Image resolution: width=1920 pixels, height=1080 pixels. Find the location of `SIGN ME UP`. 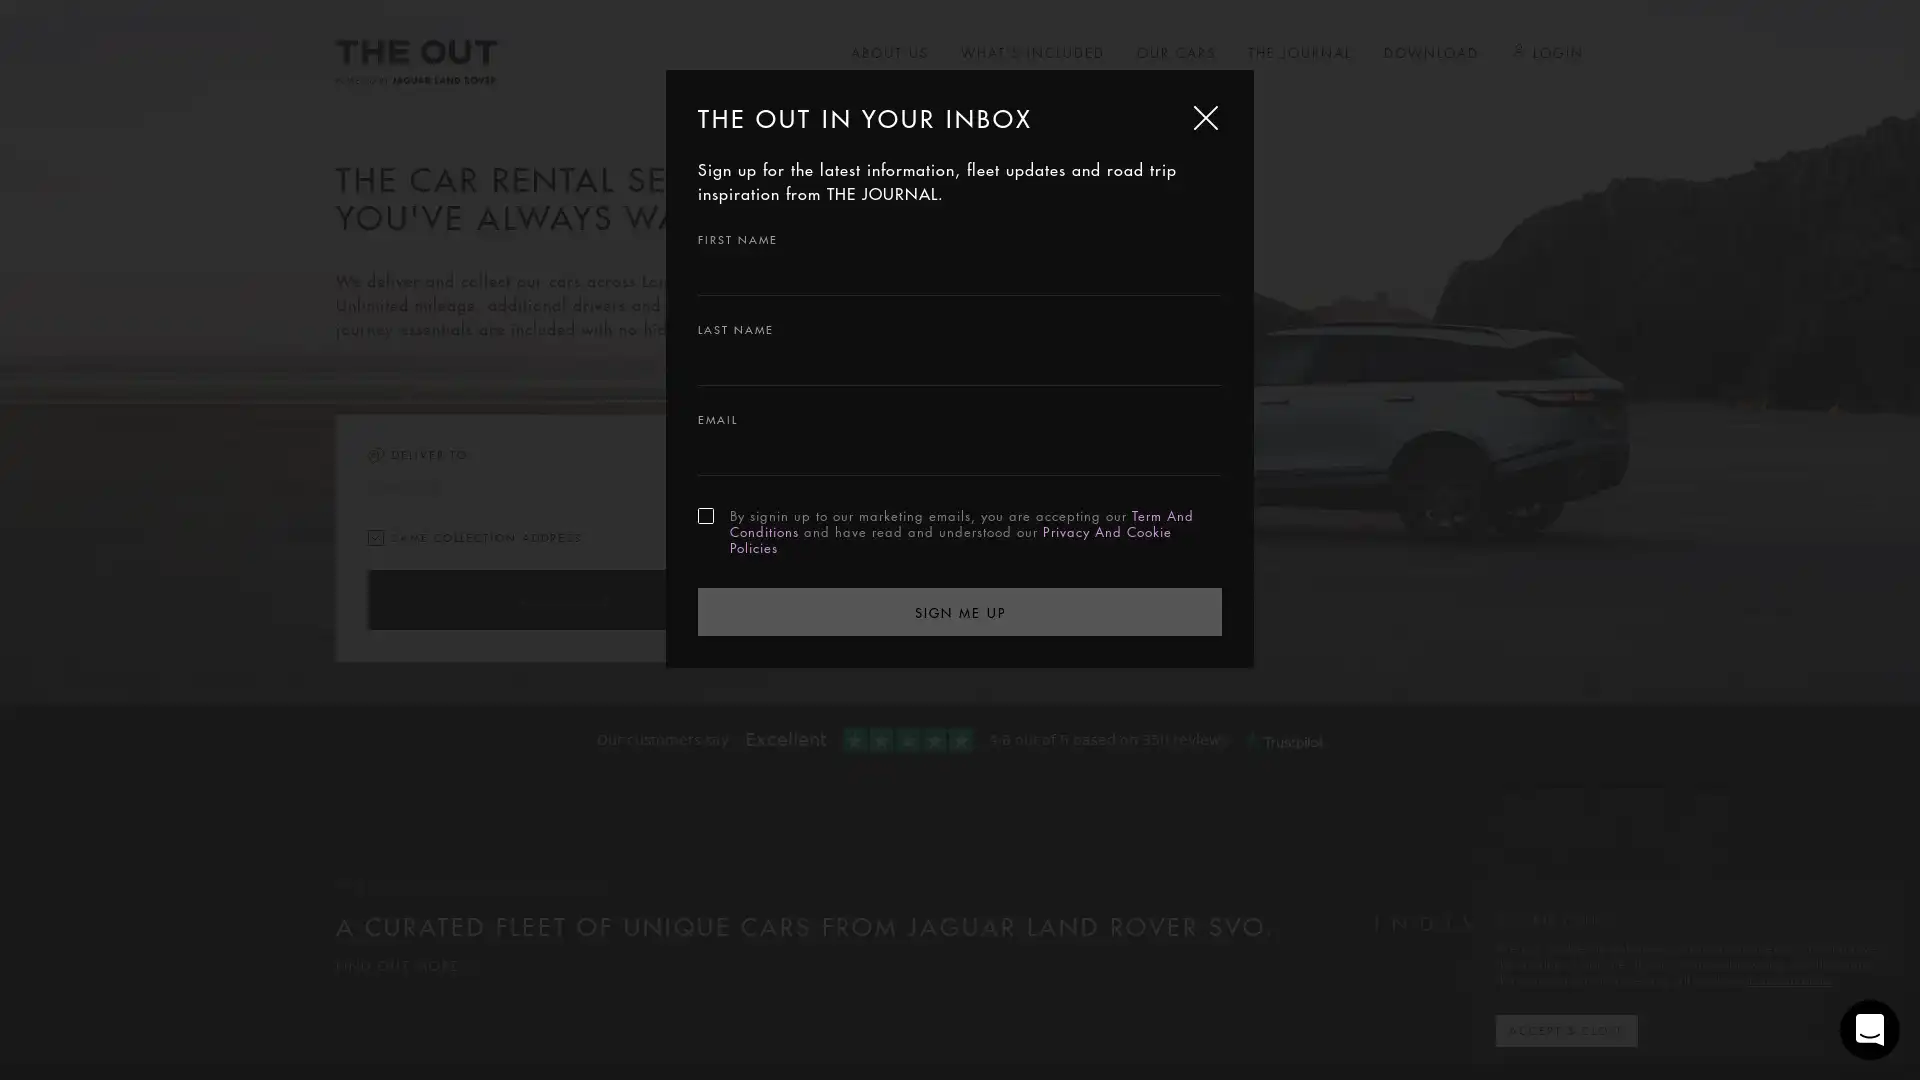

SIGN ME UP is located at coordinates (960, 609).